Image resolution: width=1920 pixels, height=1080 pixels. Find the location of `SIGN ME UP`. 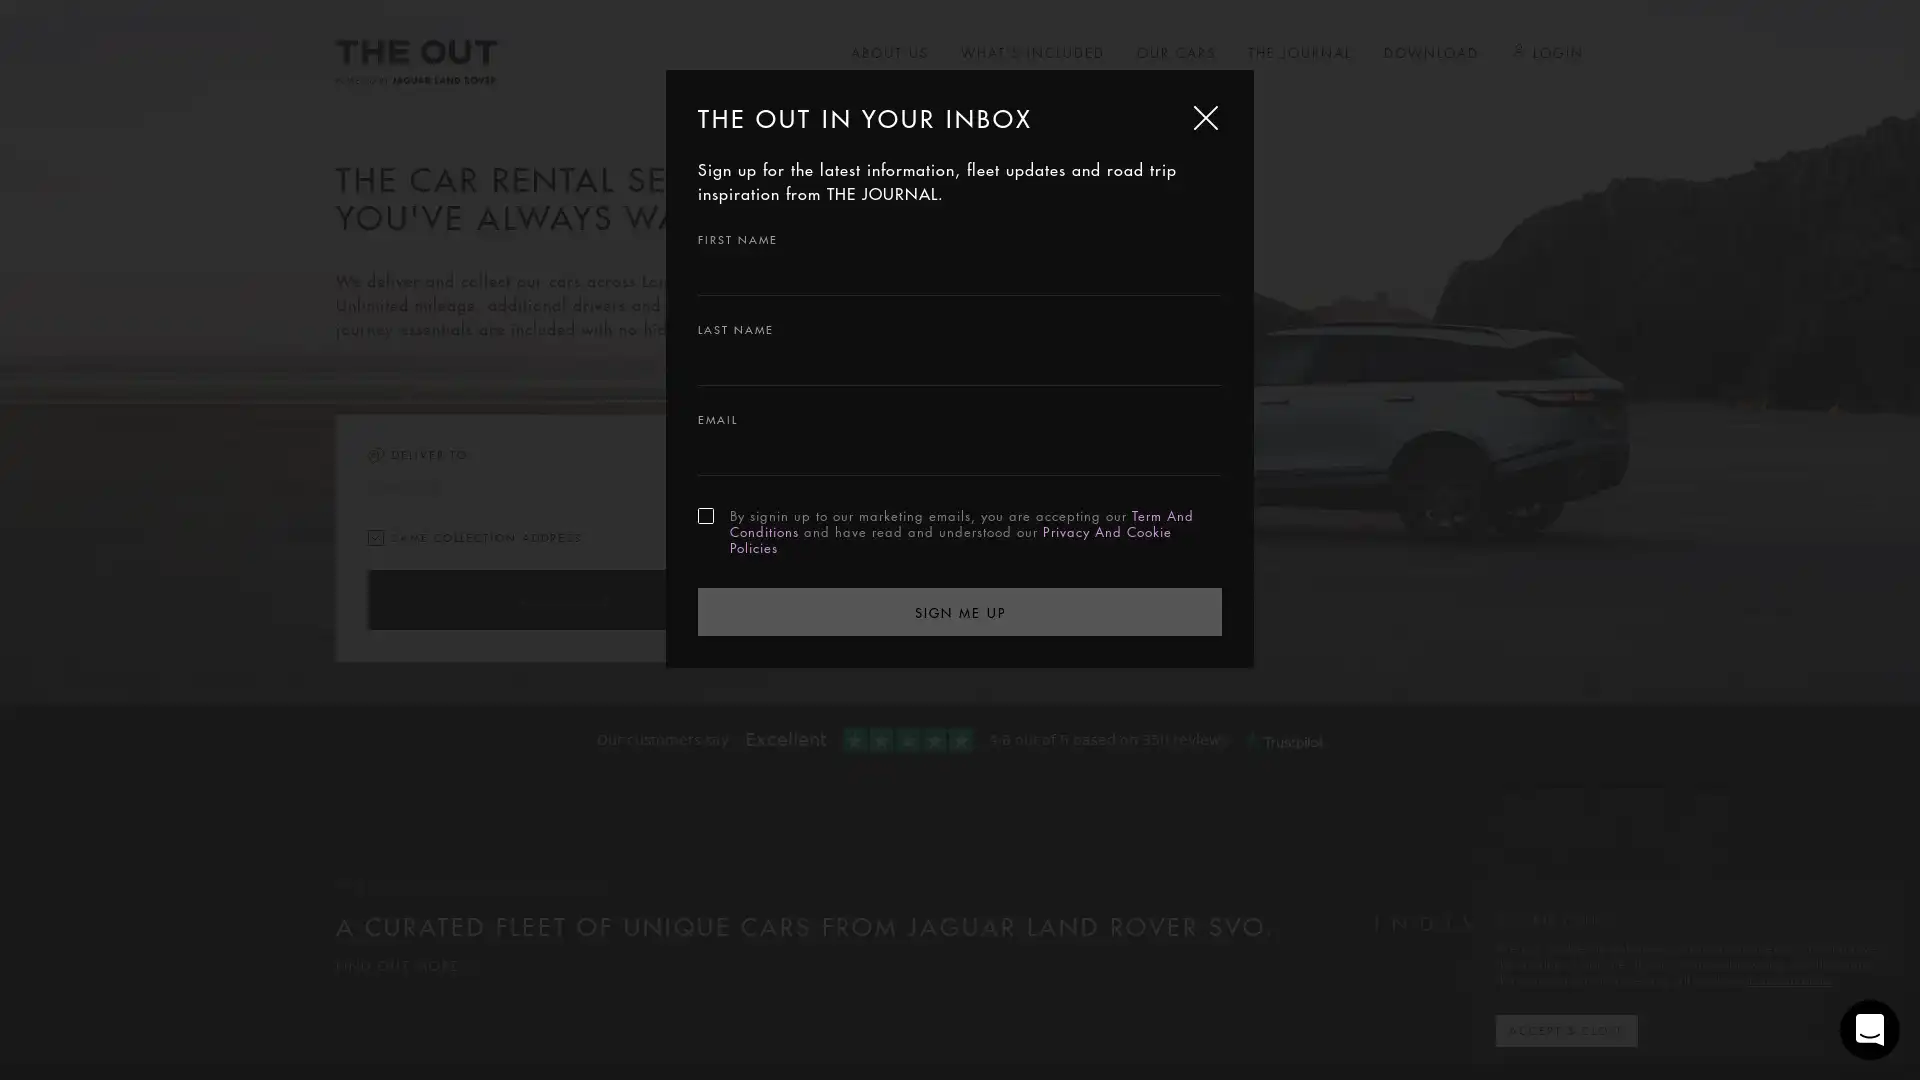

SIGN ME UP is located at coordinates (960, 609).